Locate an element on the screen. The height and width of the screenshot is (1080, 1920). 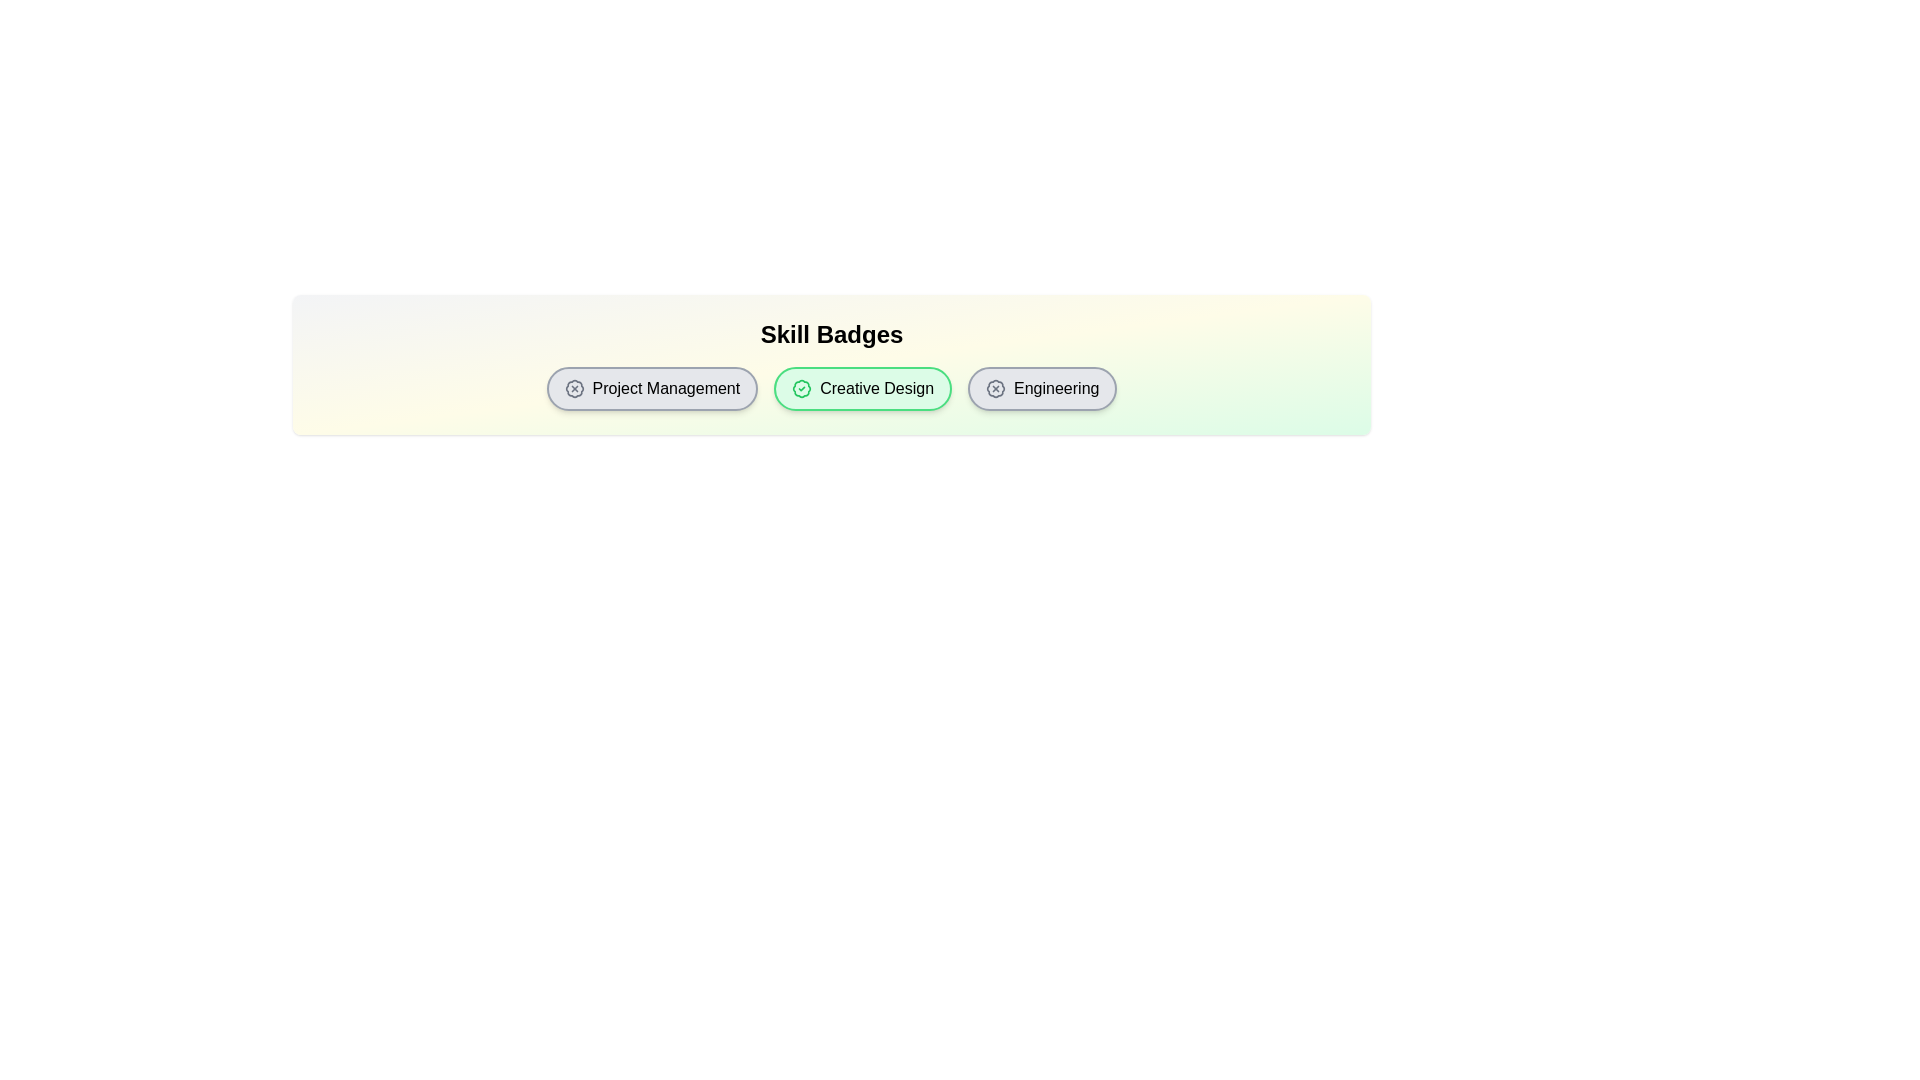
the skill badge labeled Project Management is located at coordinates (652, 389).